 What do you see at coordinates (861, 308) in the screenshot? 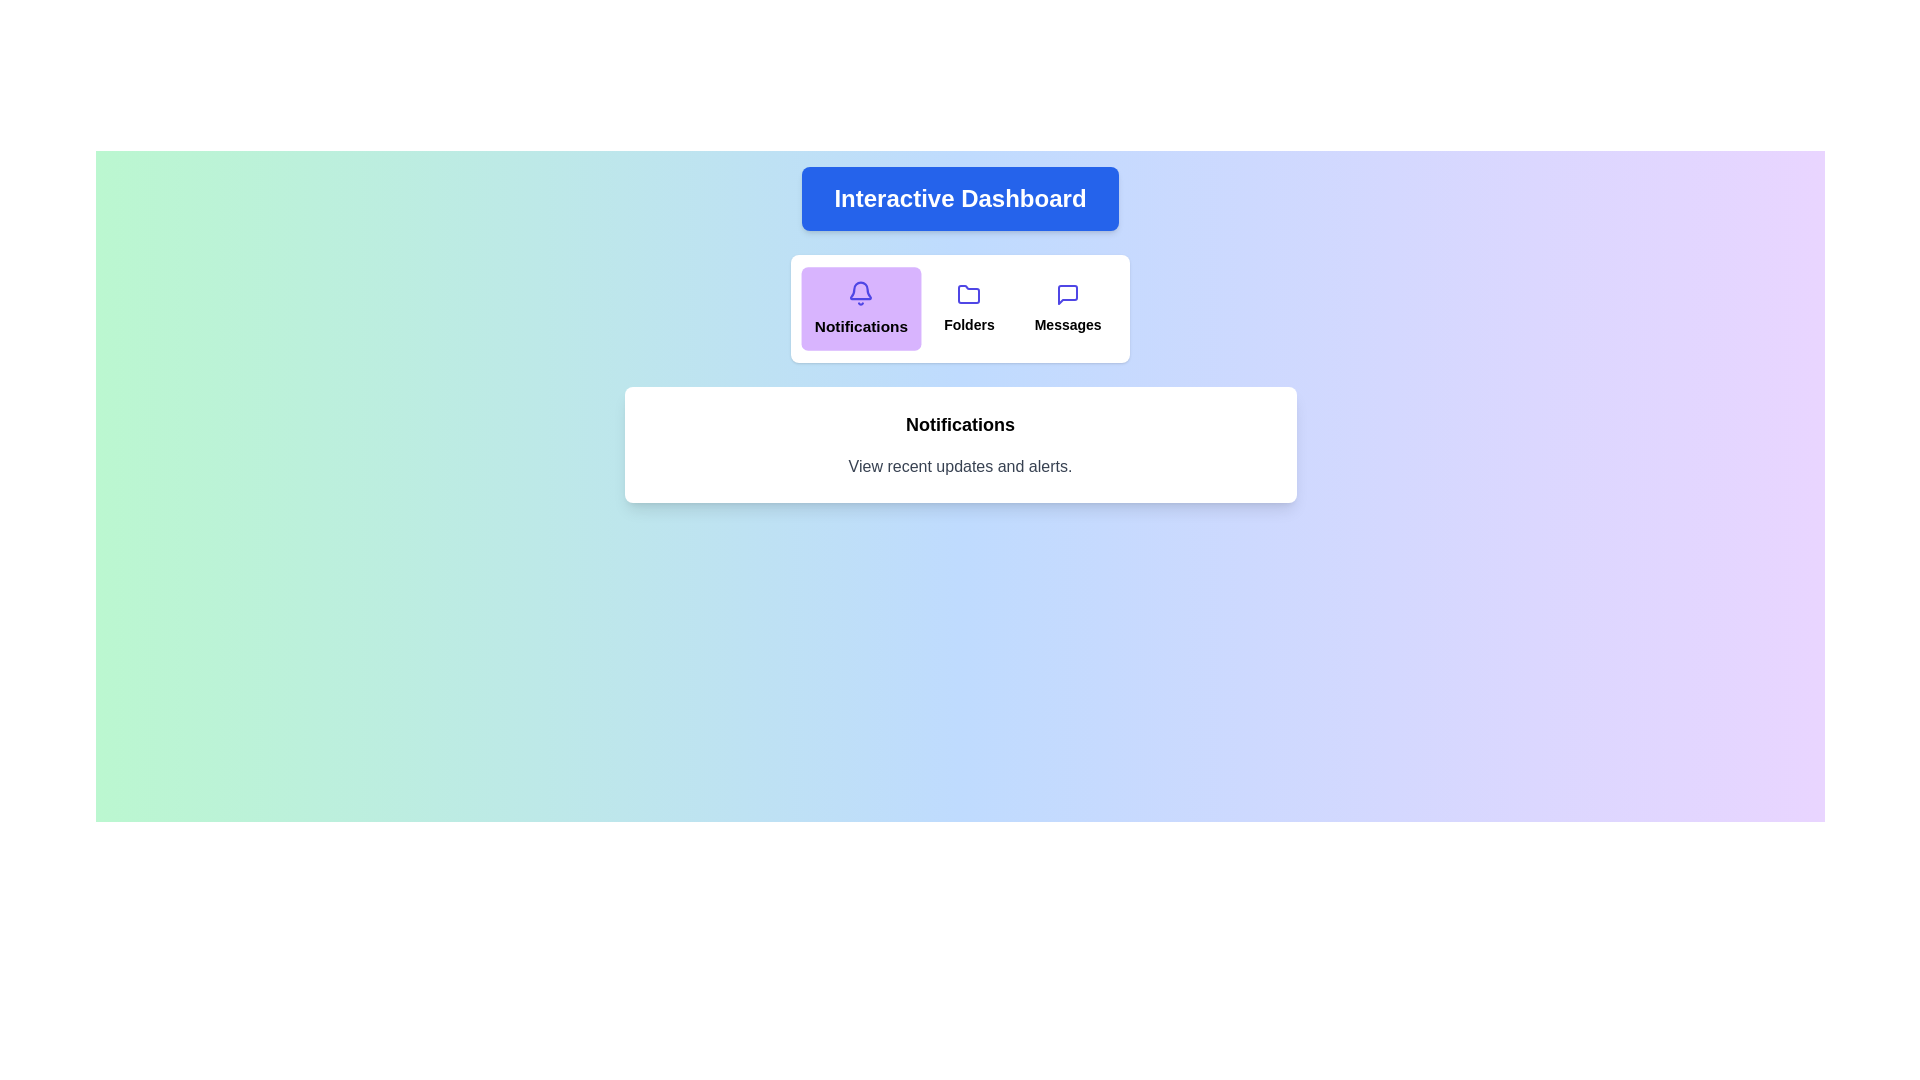
I see `the Notifications button` at bounding box center [861, 308].